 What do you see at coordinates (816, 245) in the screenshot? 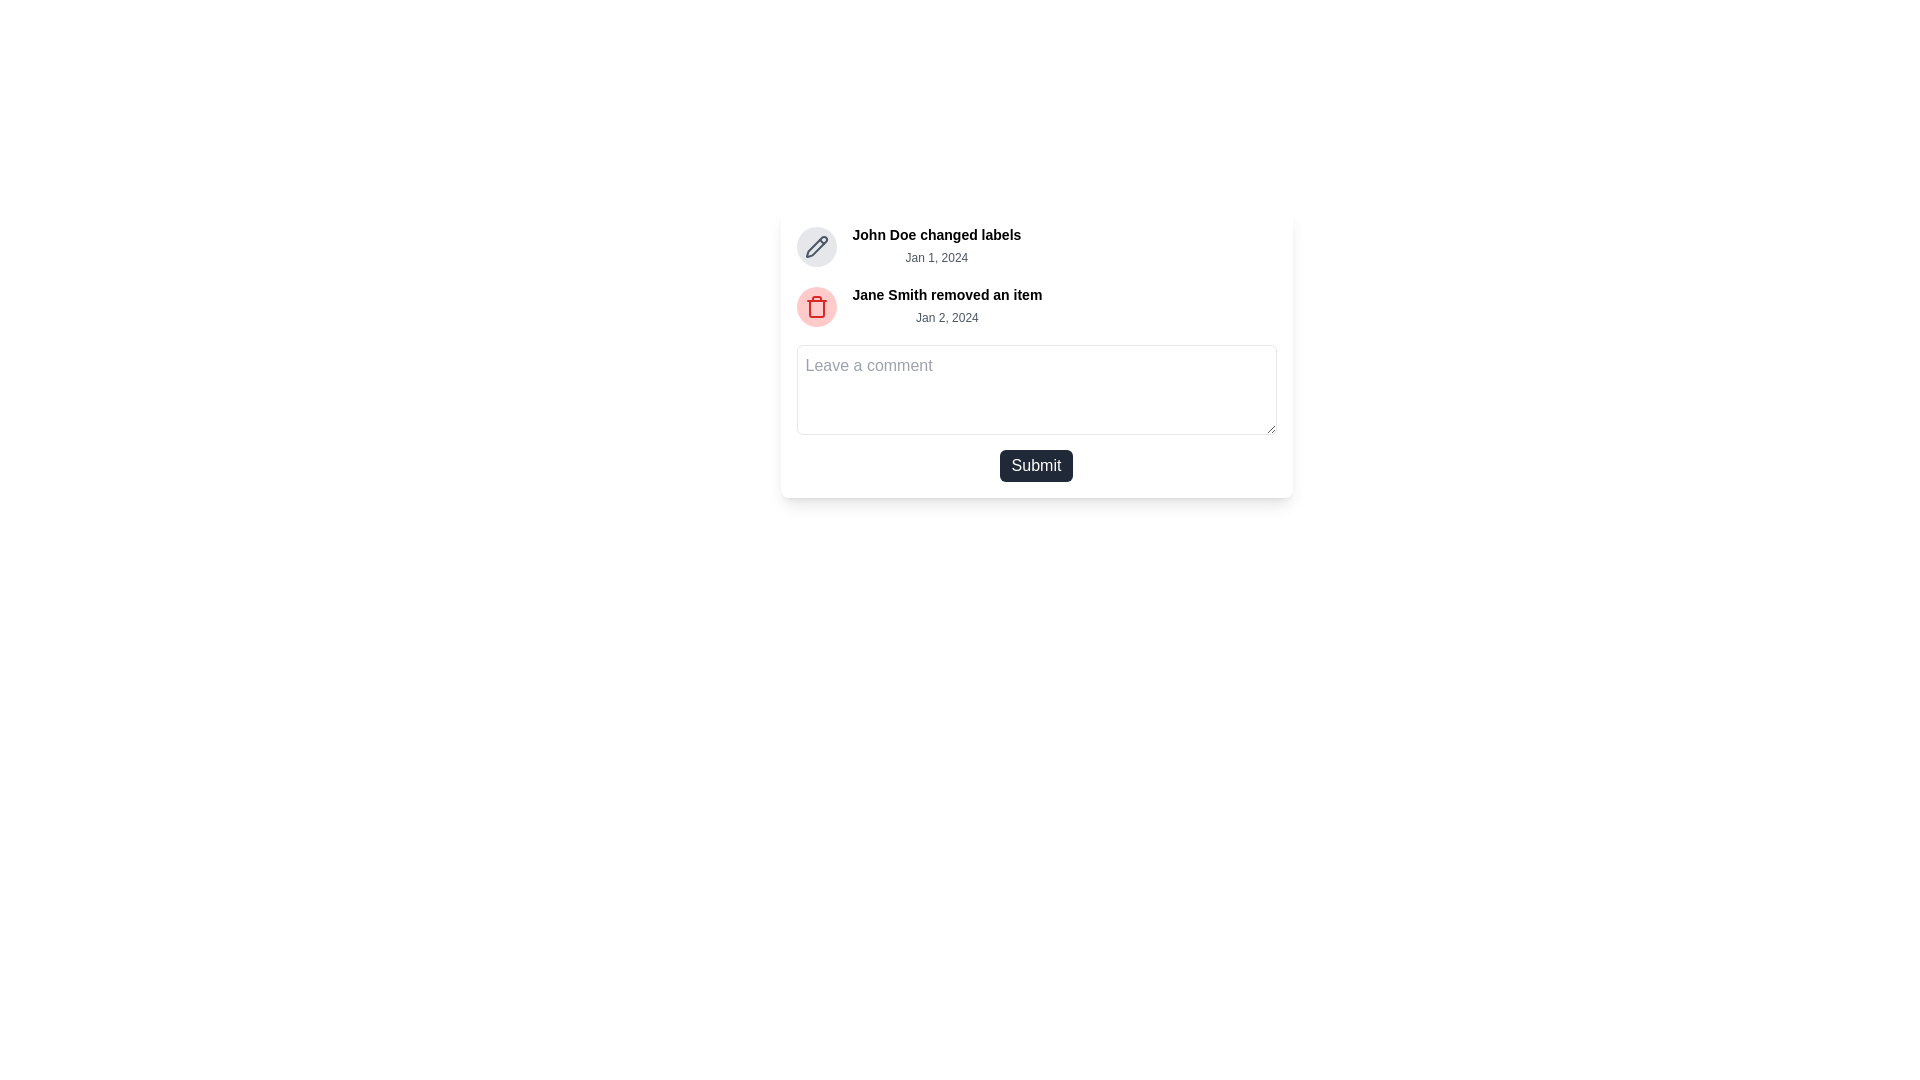
I see `the icon representing the edit or labeling action located to the left of the text 'John Doe changed labels'` at bounding box center [816, 245].